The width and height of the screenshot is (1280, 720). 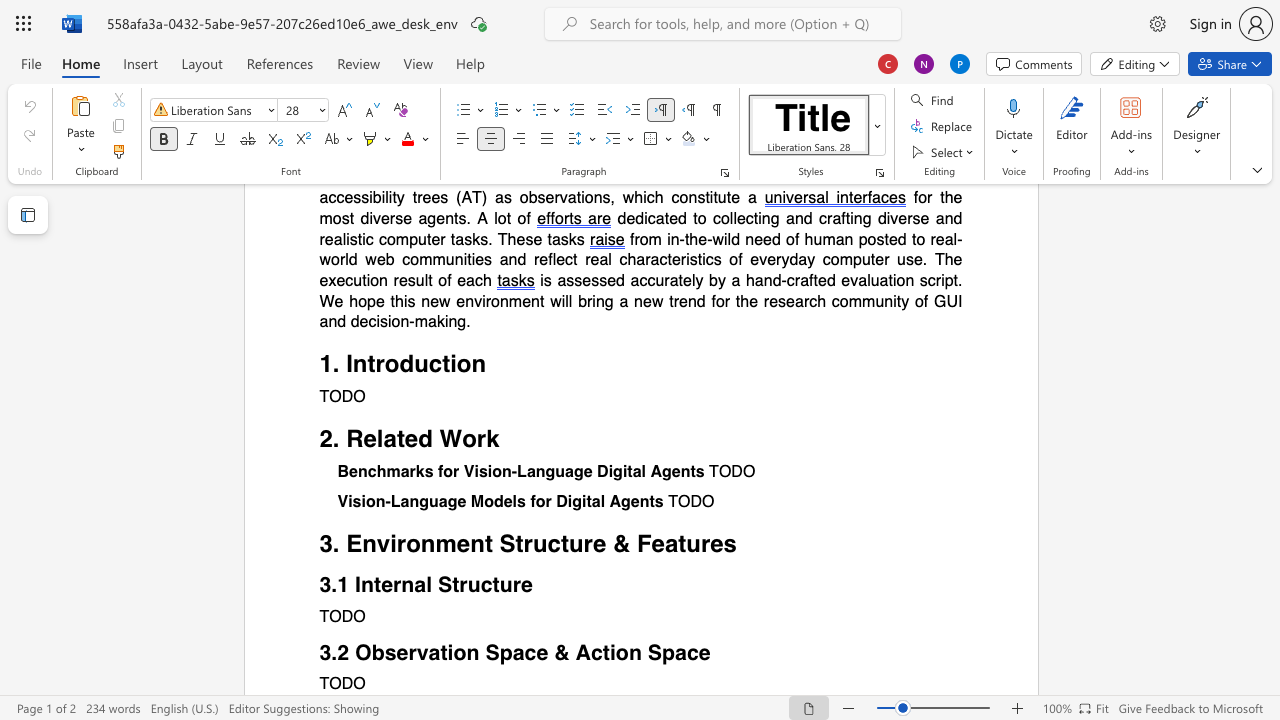 What do you see at coordinates (331, 652) in the screenshot?
I see `the subset text ".2 Ob" within the text "3.2 Observation Space & Action Space"` at bounding box center [331, 652].